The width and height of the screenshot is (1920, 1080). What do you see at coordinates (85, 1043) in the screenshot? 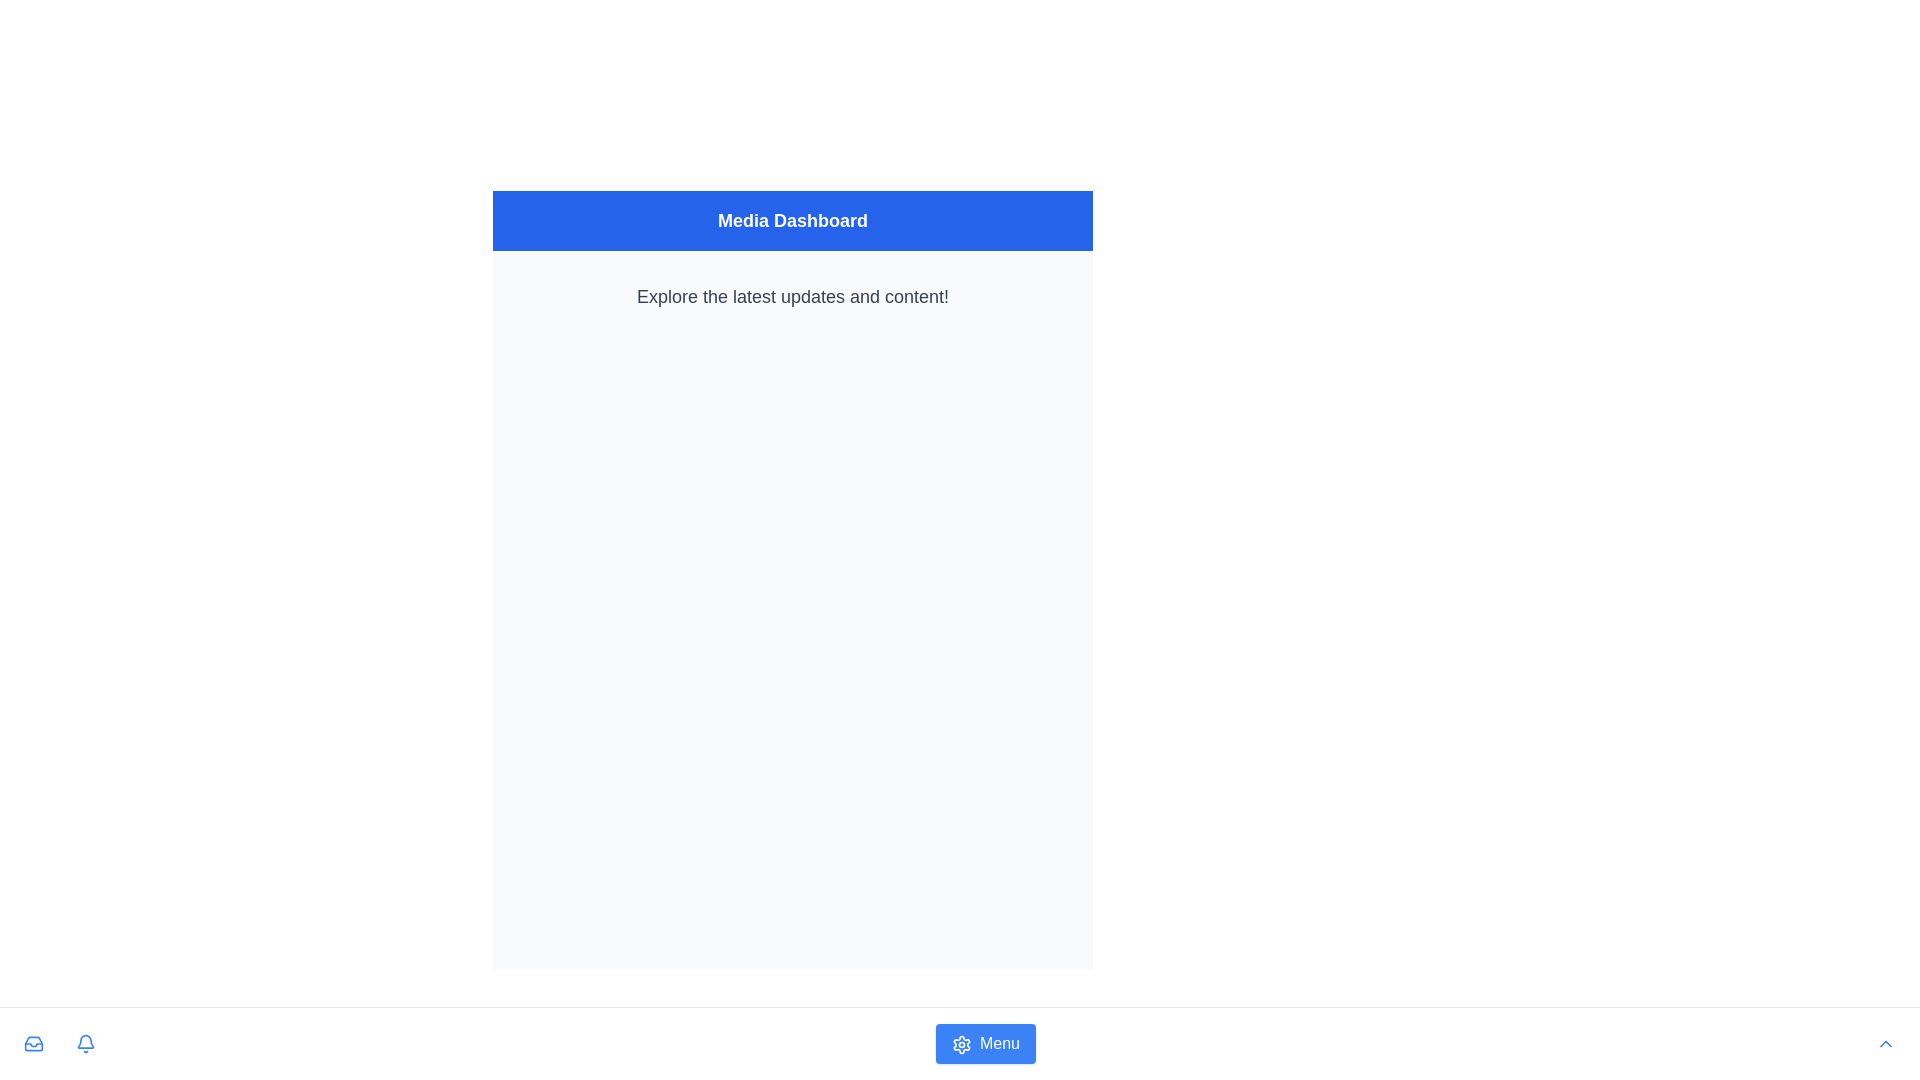
I see `the bell icon with a blue outline that represents notifications, located in the bottom row of icons` at bounding box center [85, 1043].